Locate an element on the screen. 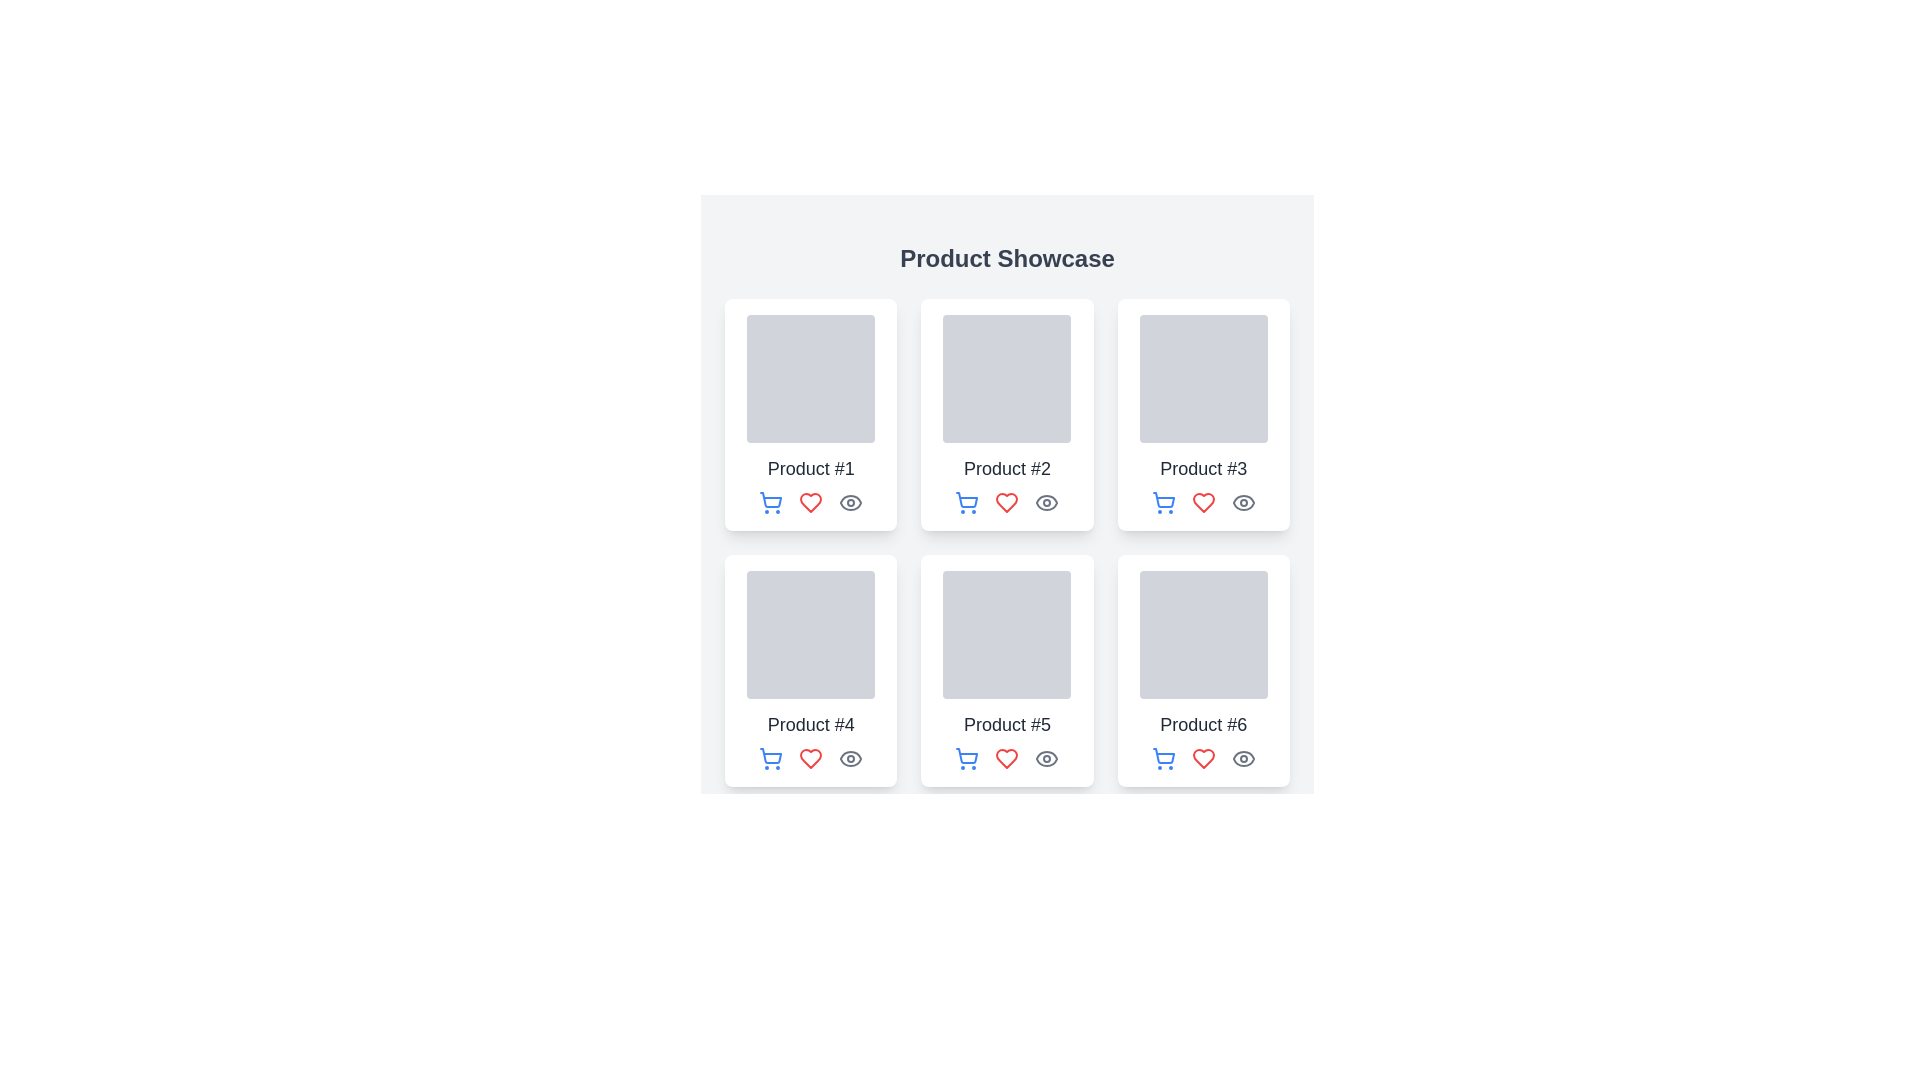 The width and height of the screenshot is (1920, 1080). the heart icon button located in the second row, second column of the product grid is located at coordinates (1007, 759).